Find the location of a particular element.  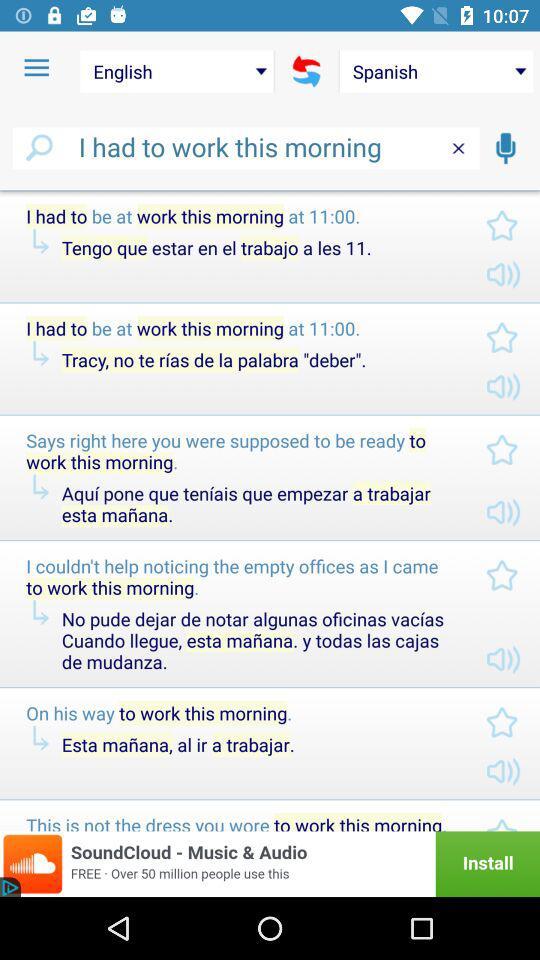

interchange original and translated language is located at coordinates (306, 71).